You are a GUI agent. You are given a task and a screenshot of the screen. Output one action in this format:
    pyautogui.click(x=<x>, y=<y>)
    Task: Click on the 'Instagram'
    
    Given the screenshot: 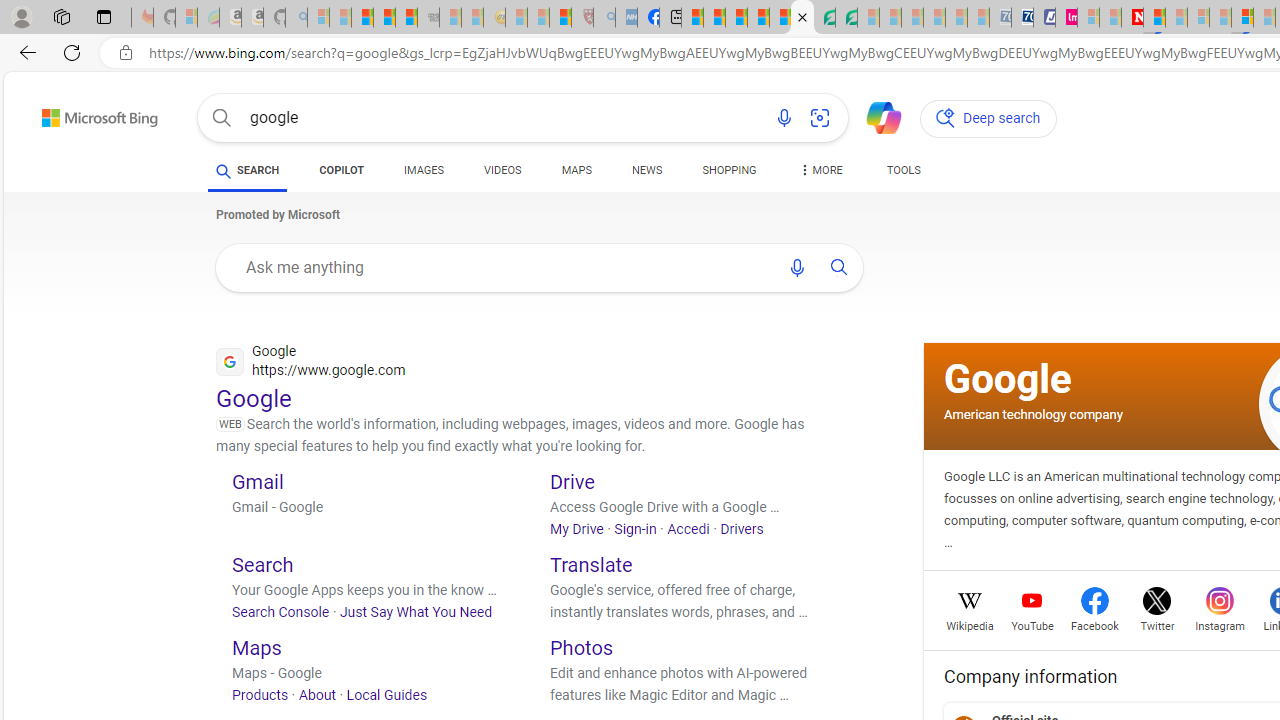 What is the action you would take?
    pyautogui.click(x=1218, y=623)
    